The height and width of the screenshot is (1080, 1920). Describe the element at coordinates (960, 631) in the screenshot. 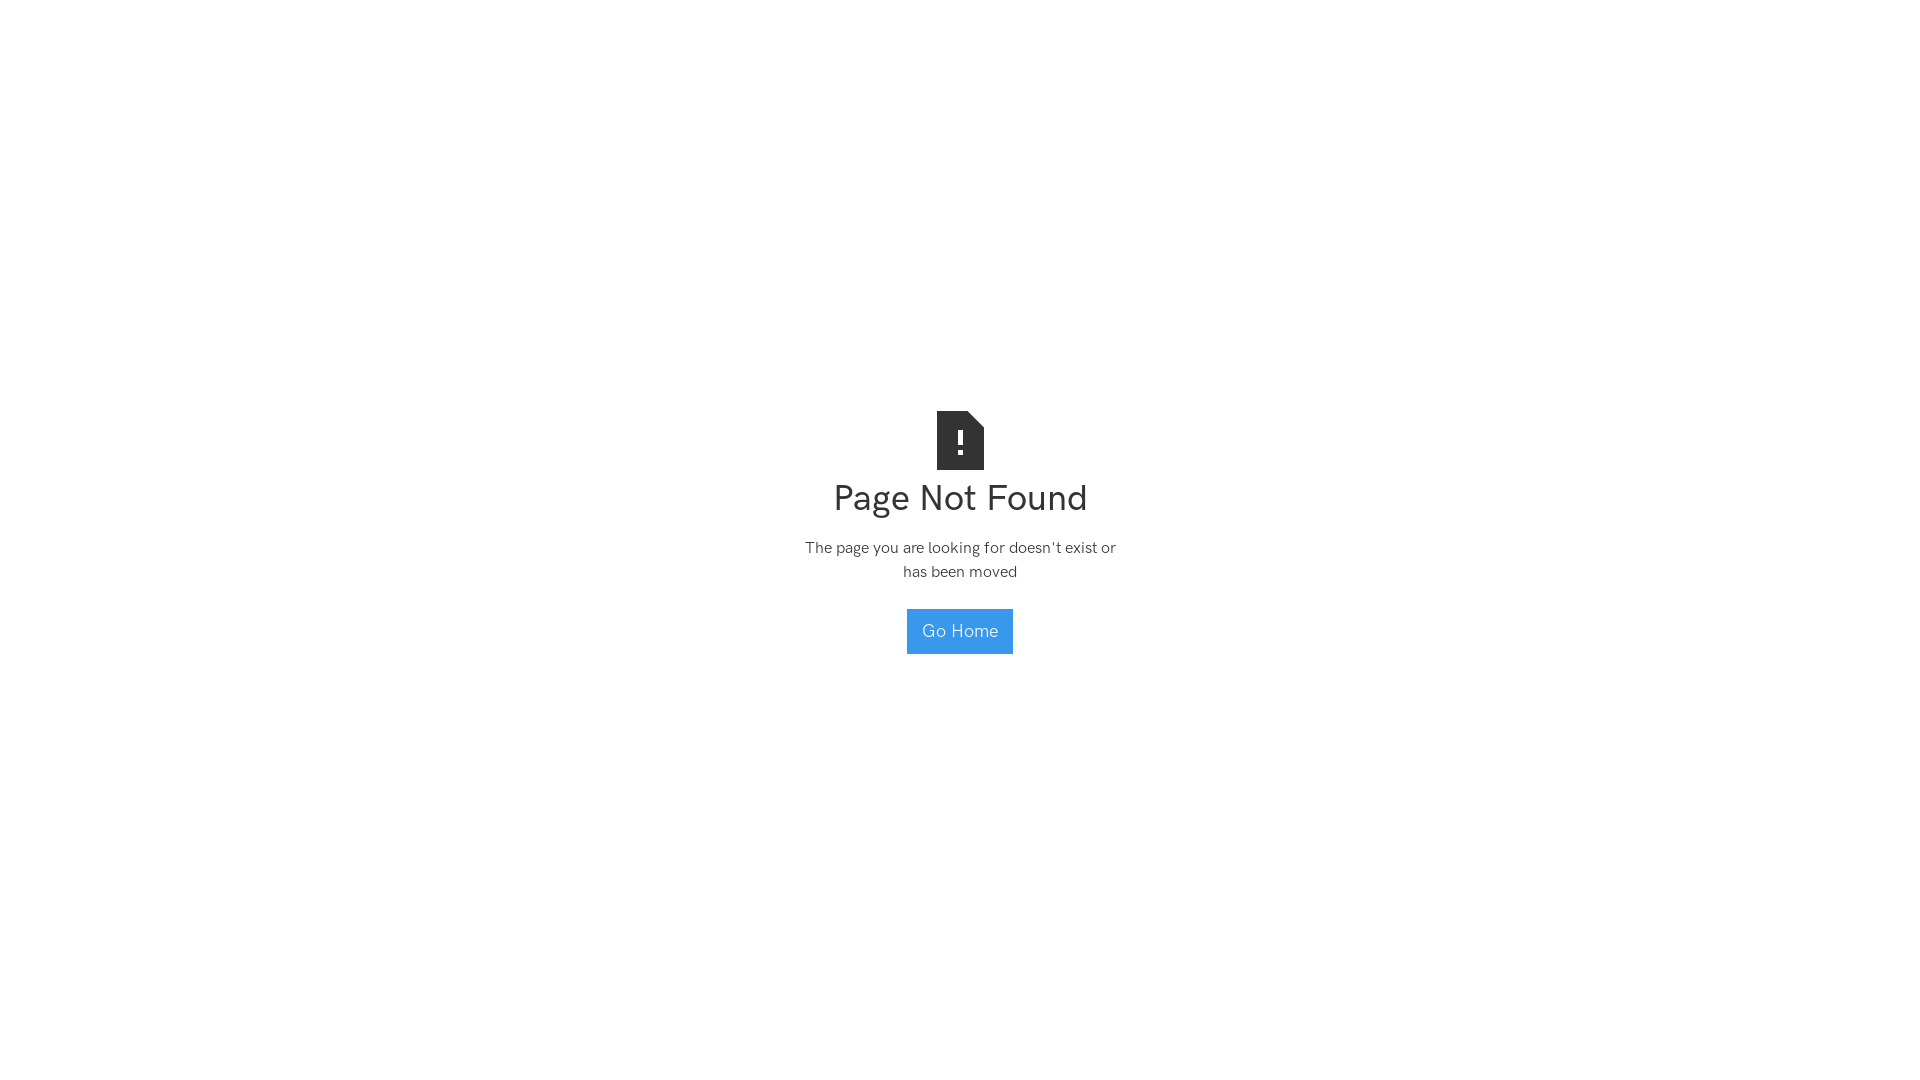

I see `'Go Home'` at that location.